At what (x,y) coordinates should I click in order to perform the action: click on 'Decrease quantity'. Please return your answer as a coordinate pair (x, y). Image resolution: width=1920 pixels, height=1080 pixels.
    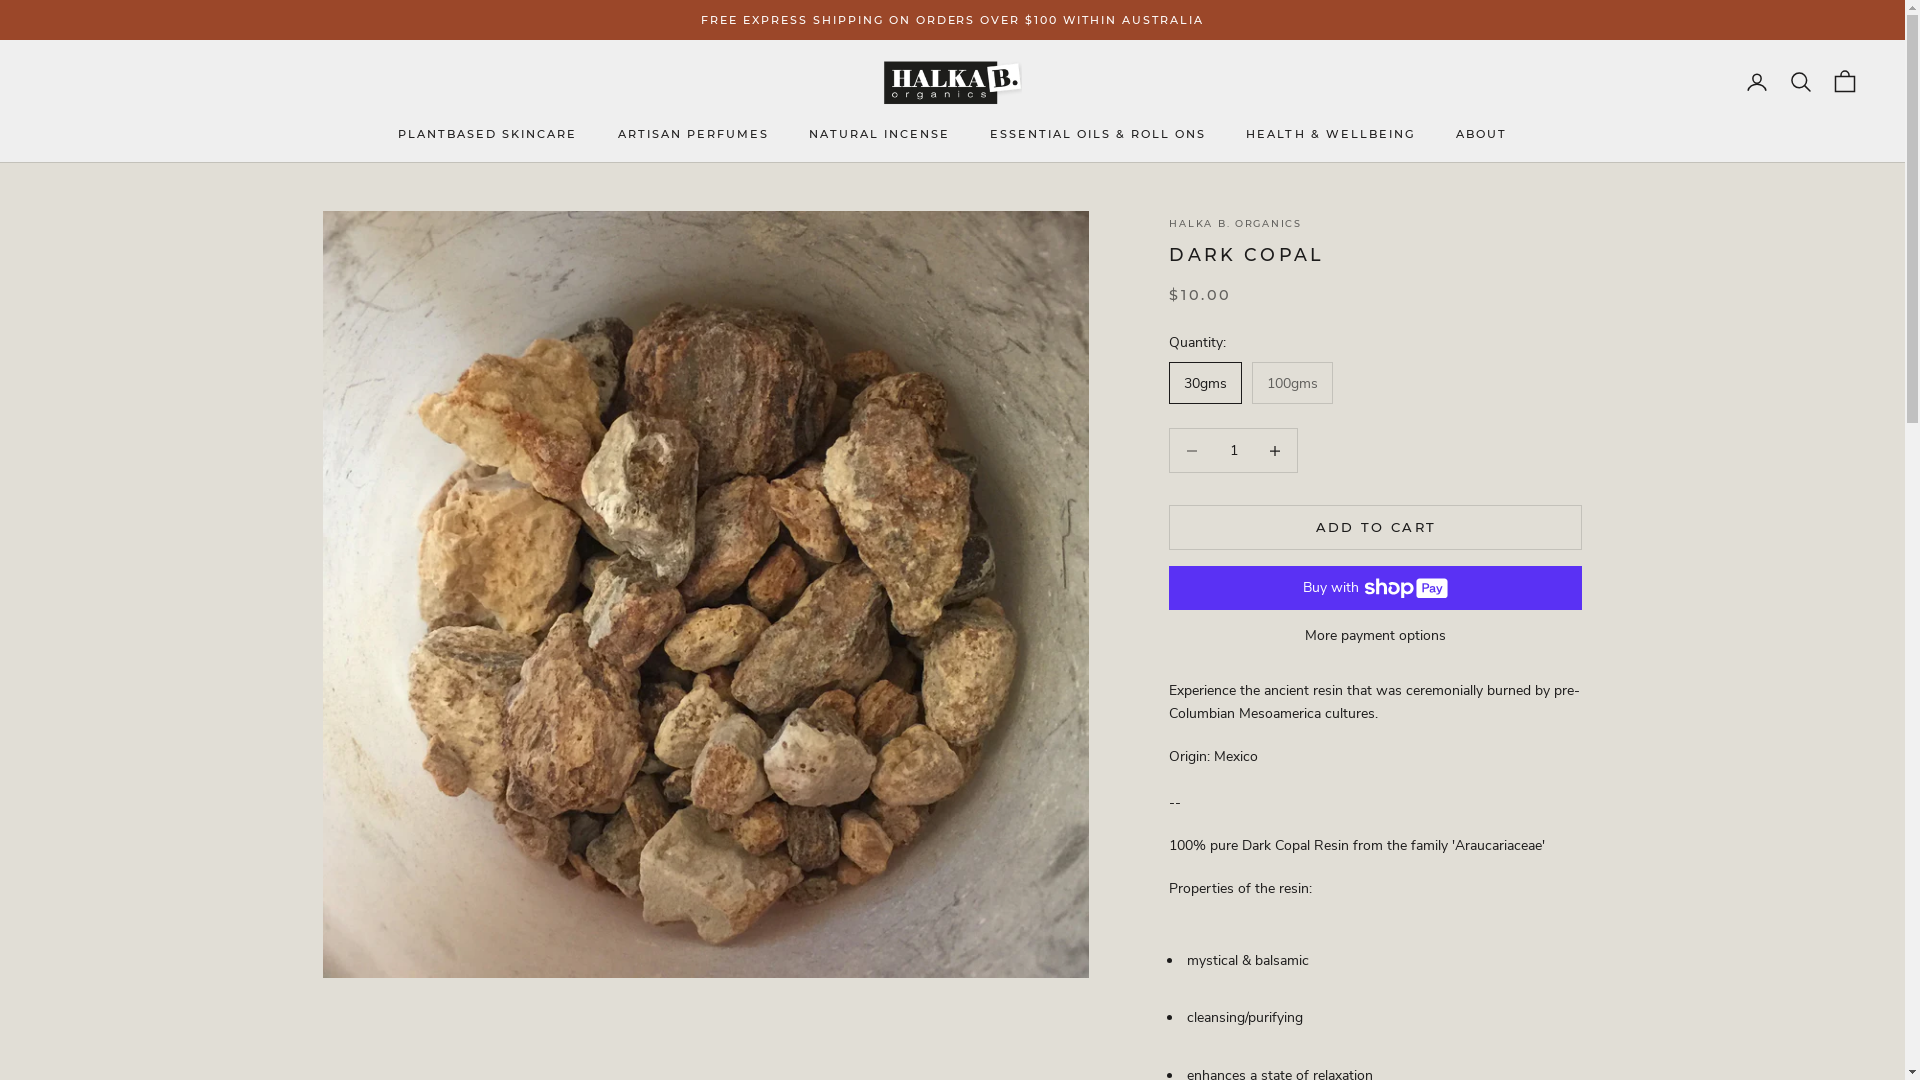
    Looking at the image, I should click on (1191, 450).